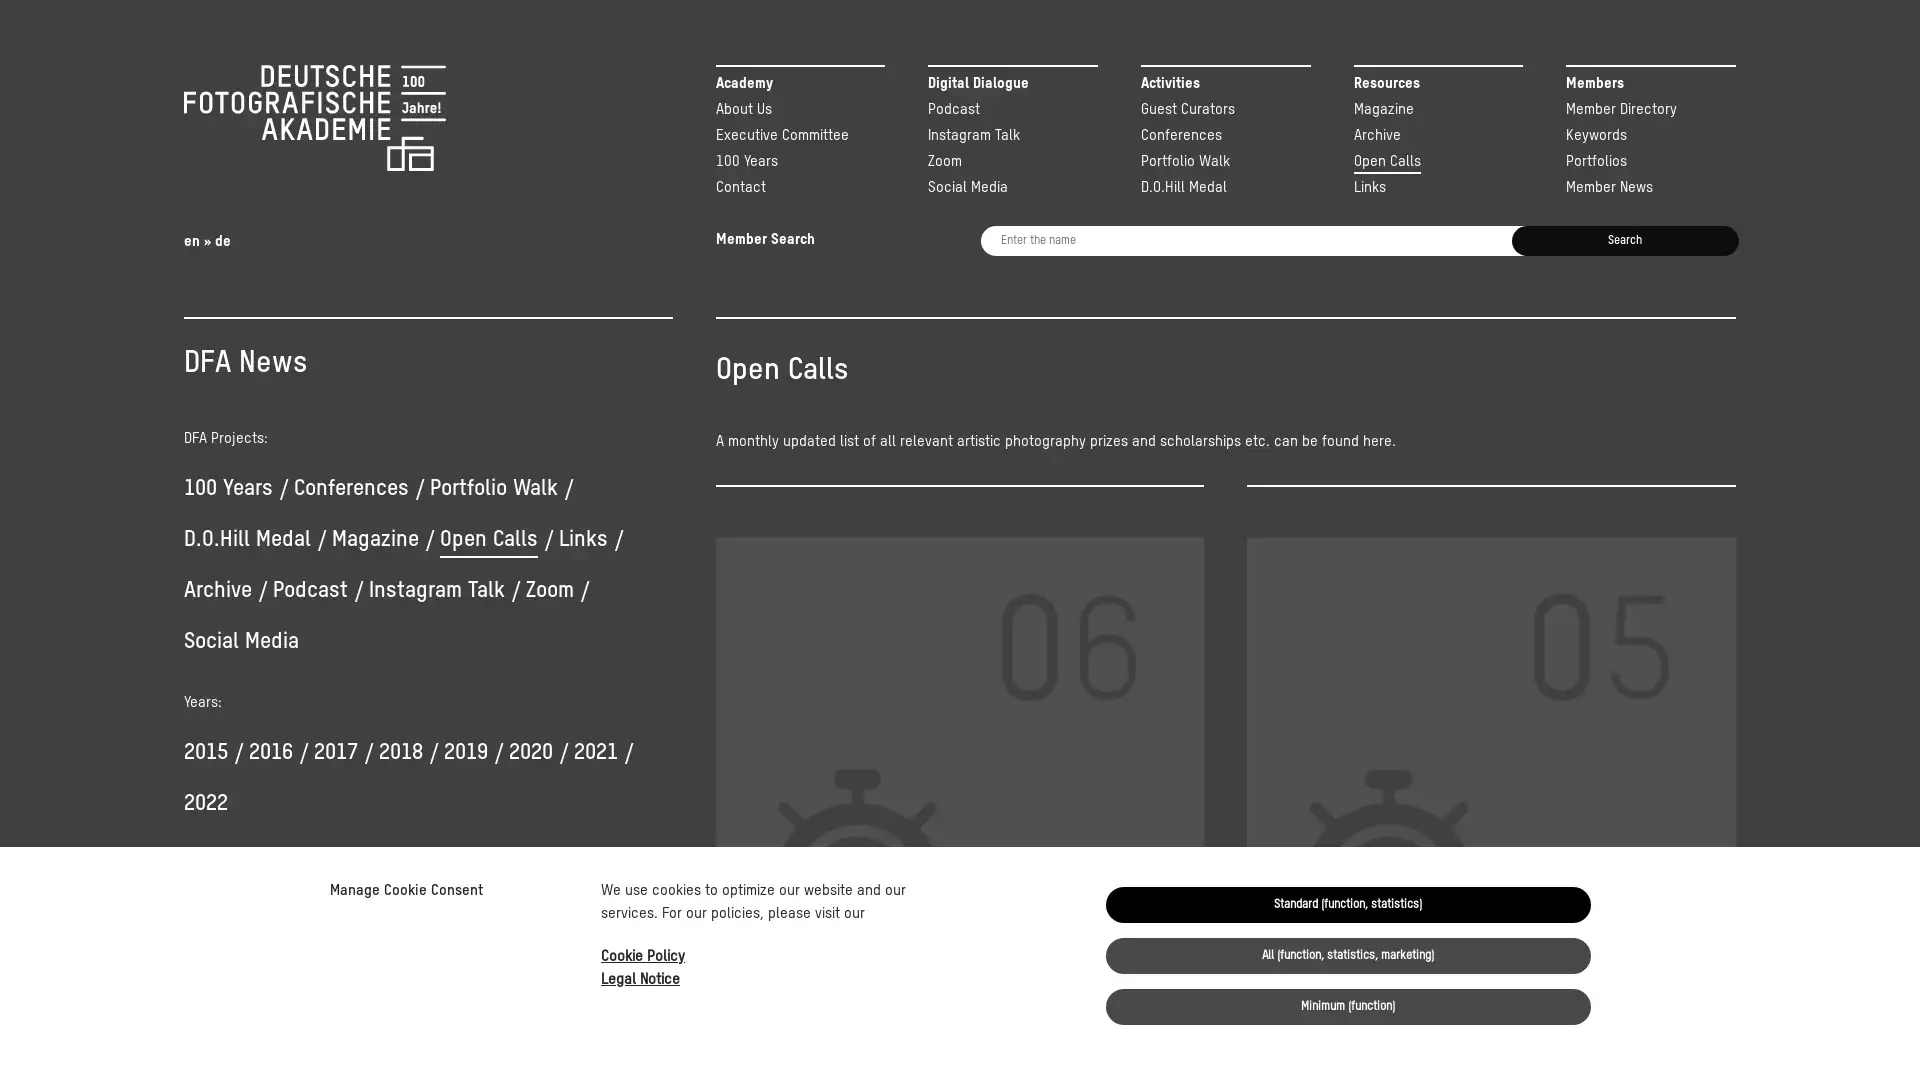  I want to click on Magazine, so click(375, 540).